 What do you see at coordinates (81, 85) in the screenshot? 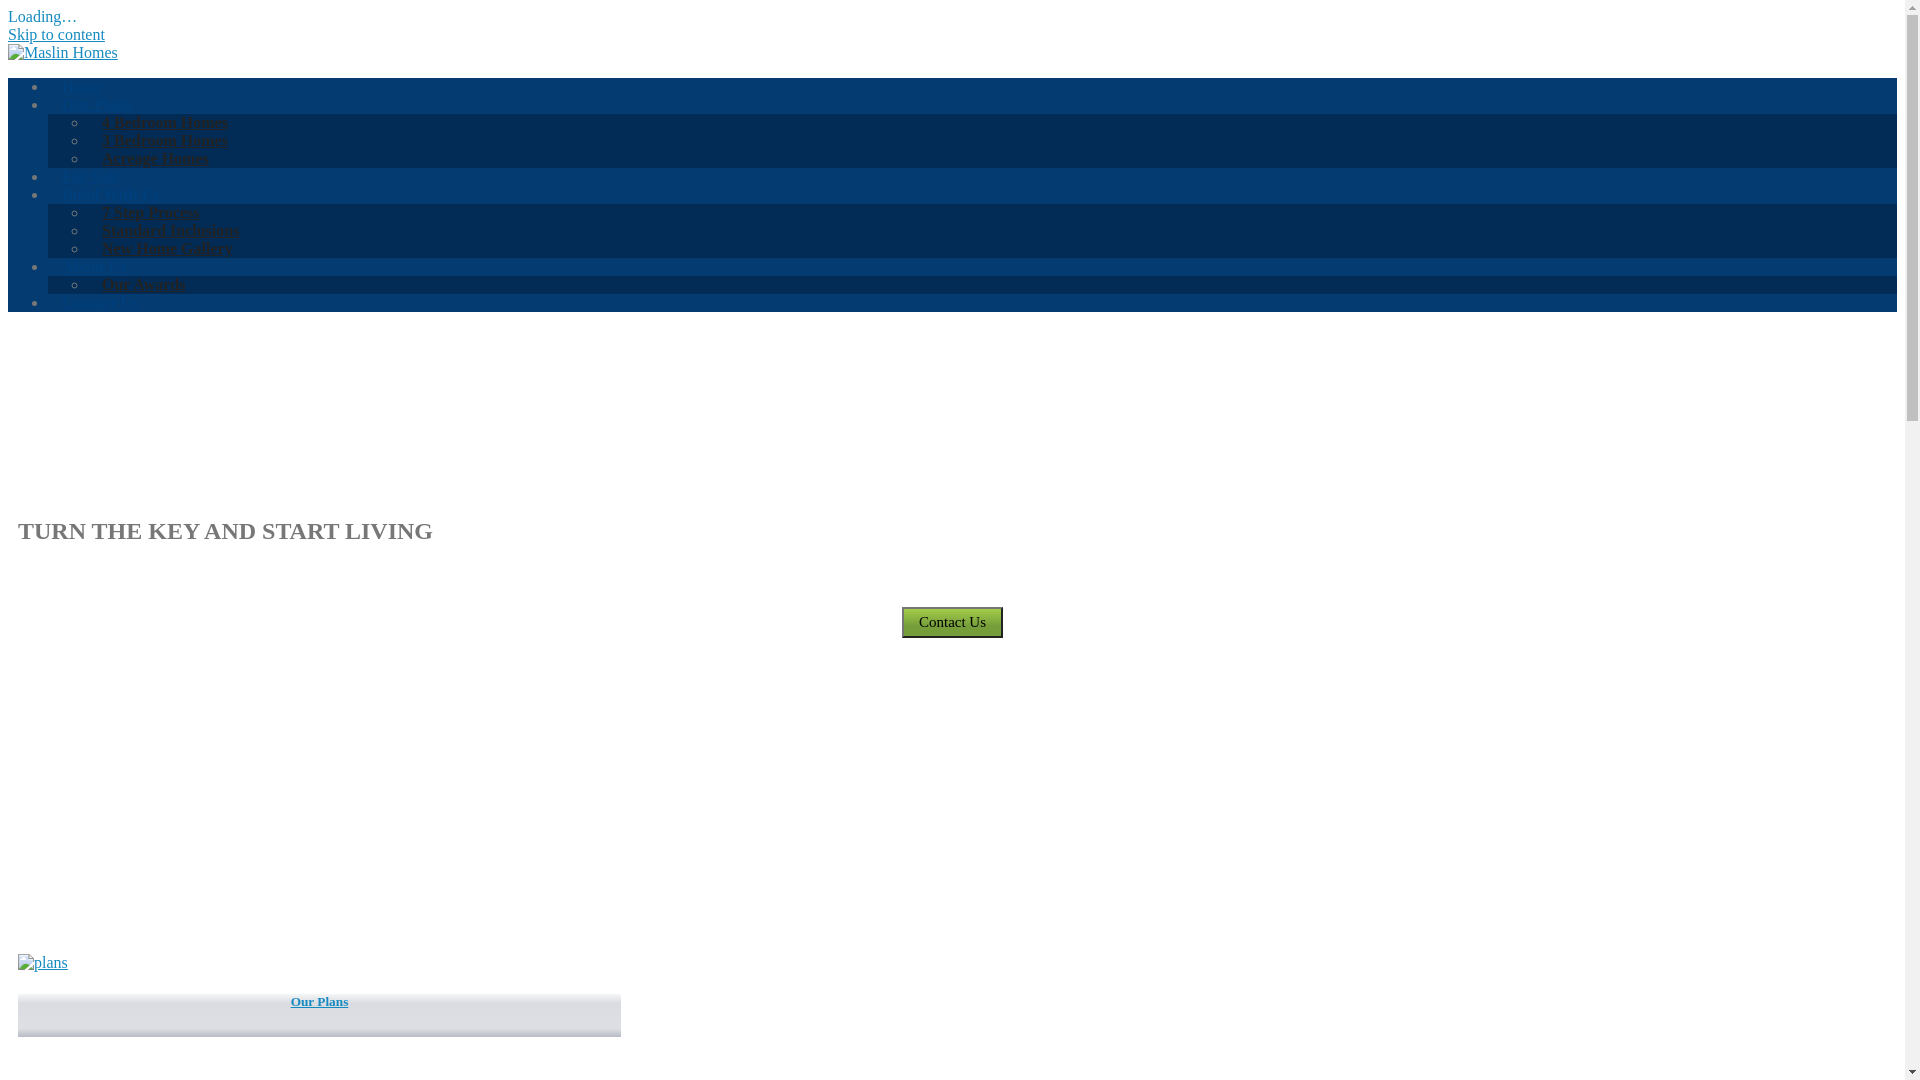
I see `'Home'` at bounding box center [81, 85].